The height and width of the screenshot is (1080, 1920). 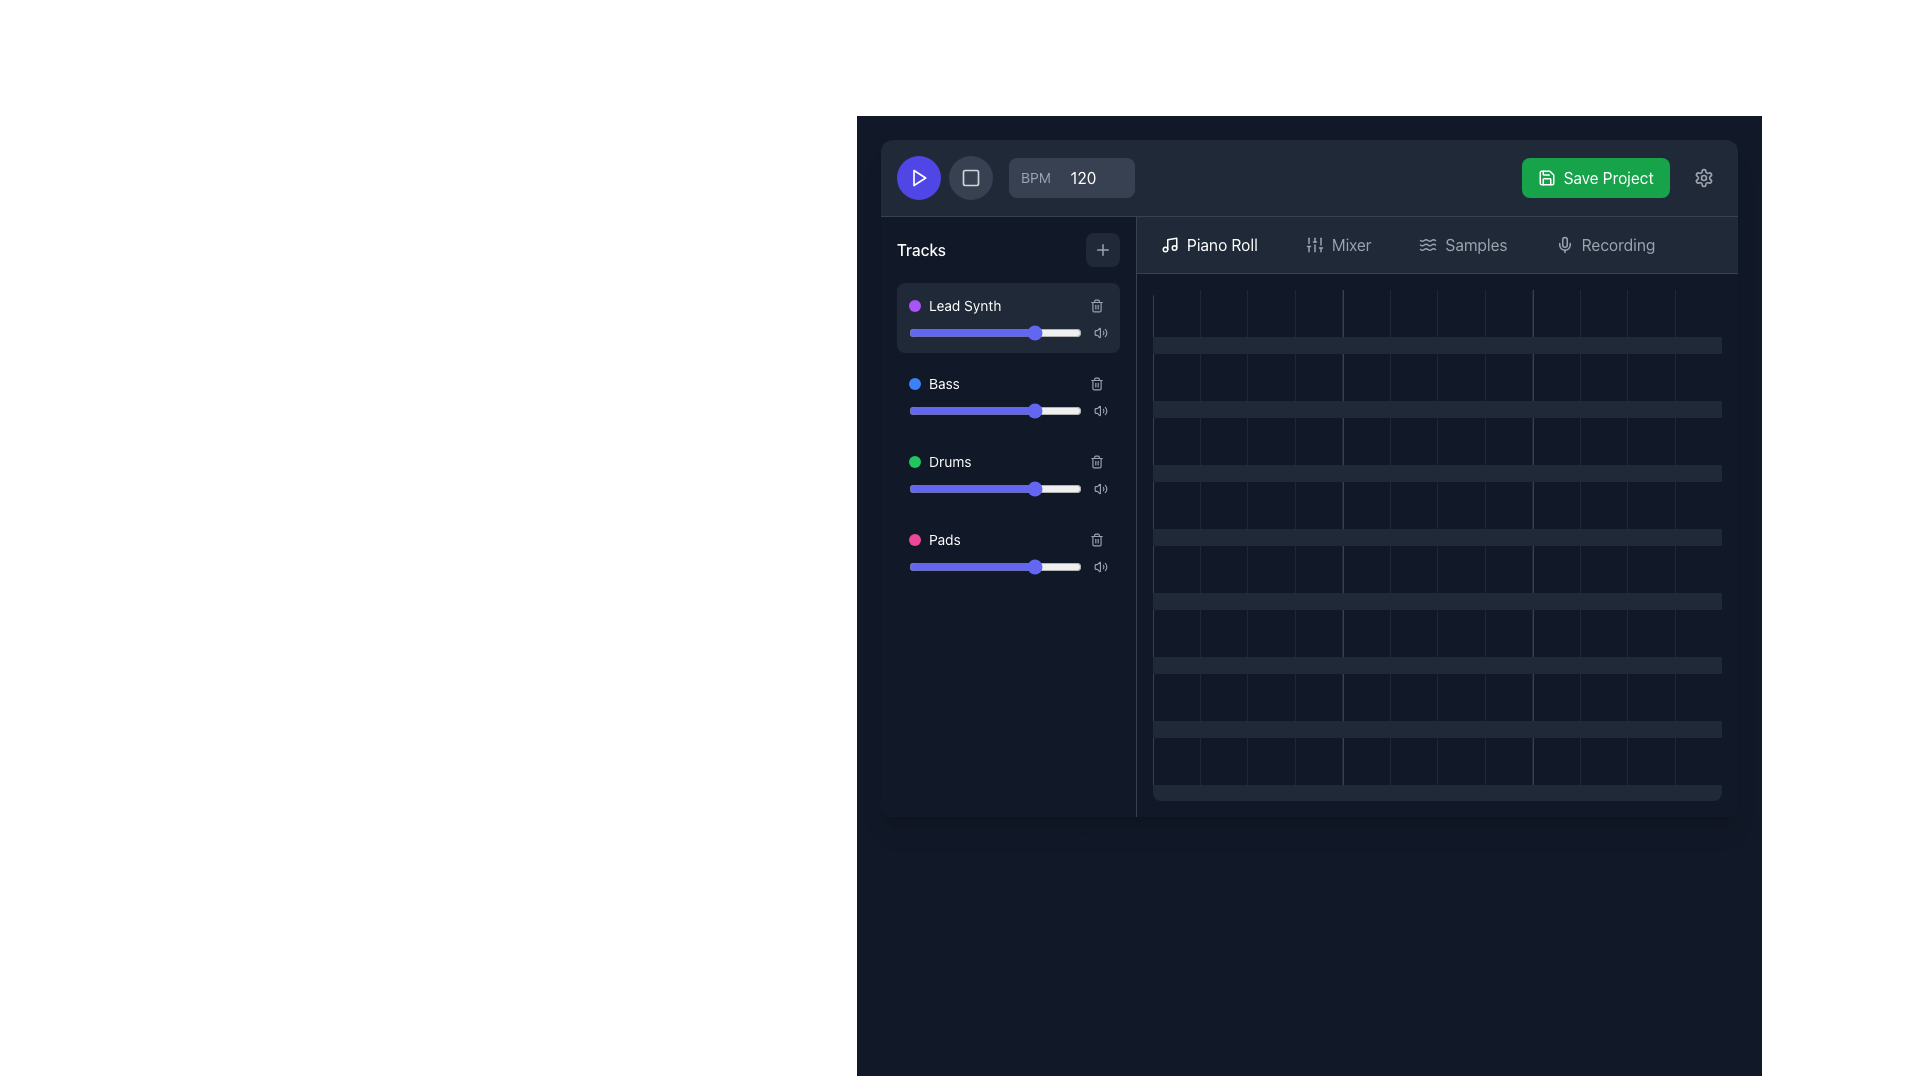 What do you see at coordinates (1412, 377) in the screenshot?
I see `the square-shaped grid cell located in the 6th column and 2nd row with a dark gray background` at bounding box center [1412, 377].